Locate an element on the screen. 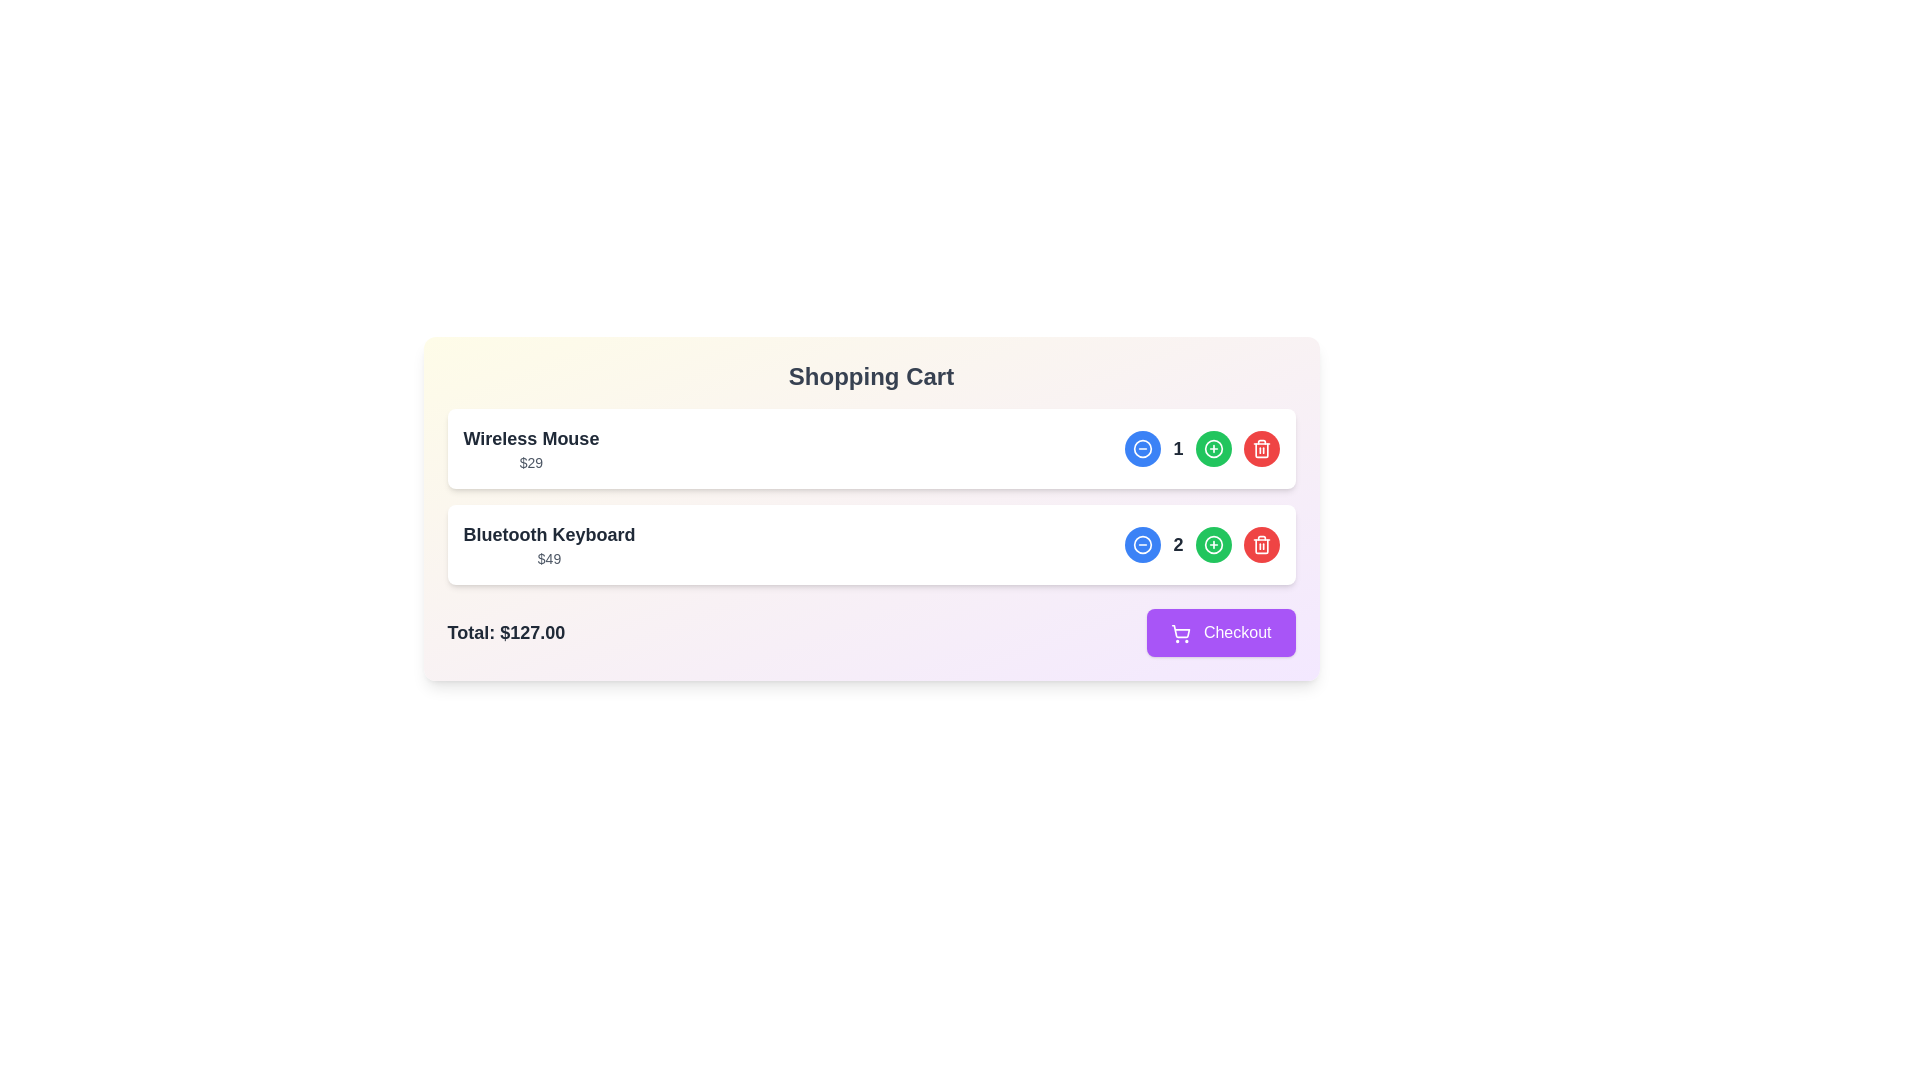  the text display indicating the quantity of the 'Bluetooth Keyboard' is located at coordinates (1178, 544).